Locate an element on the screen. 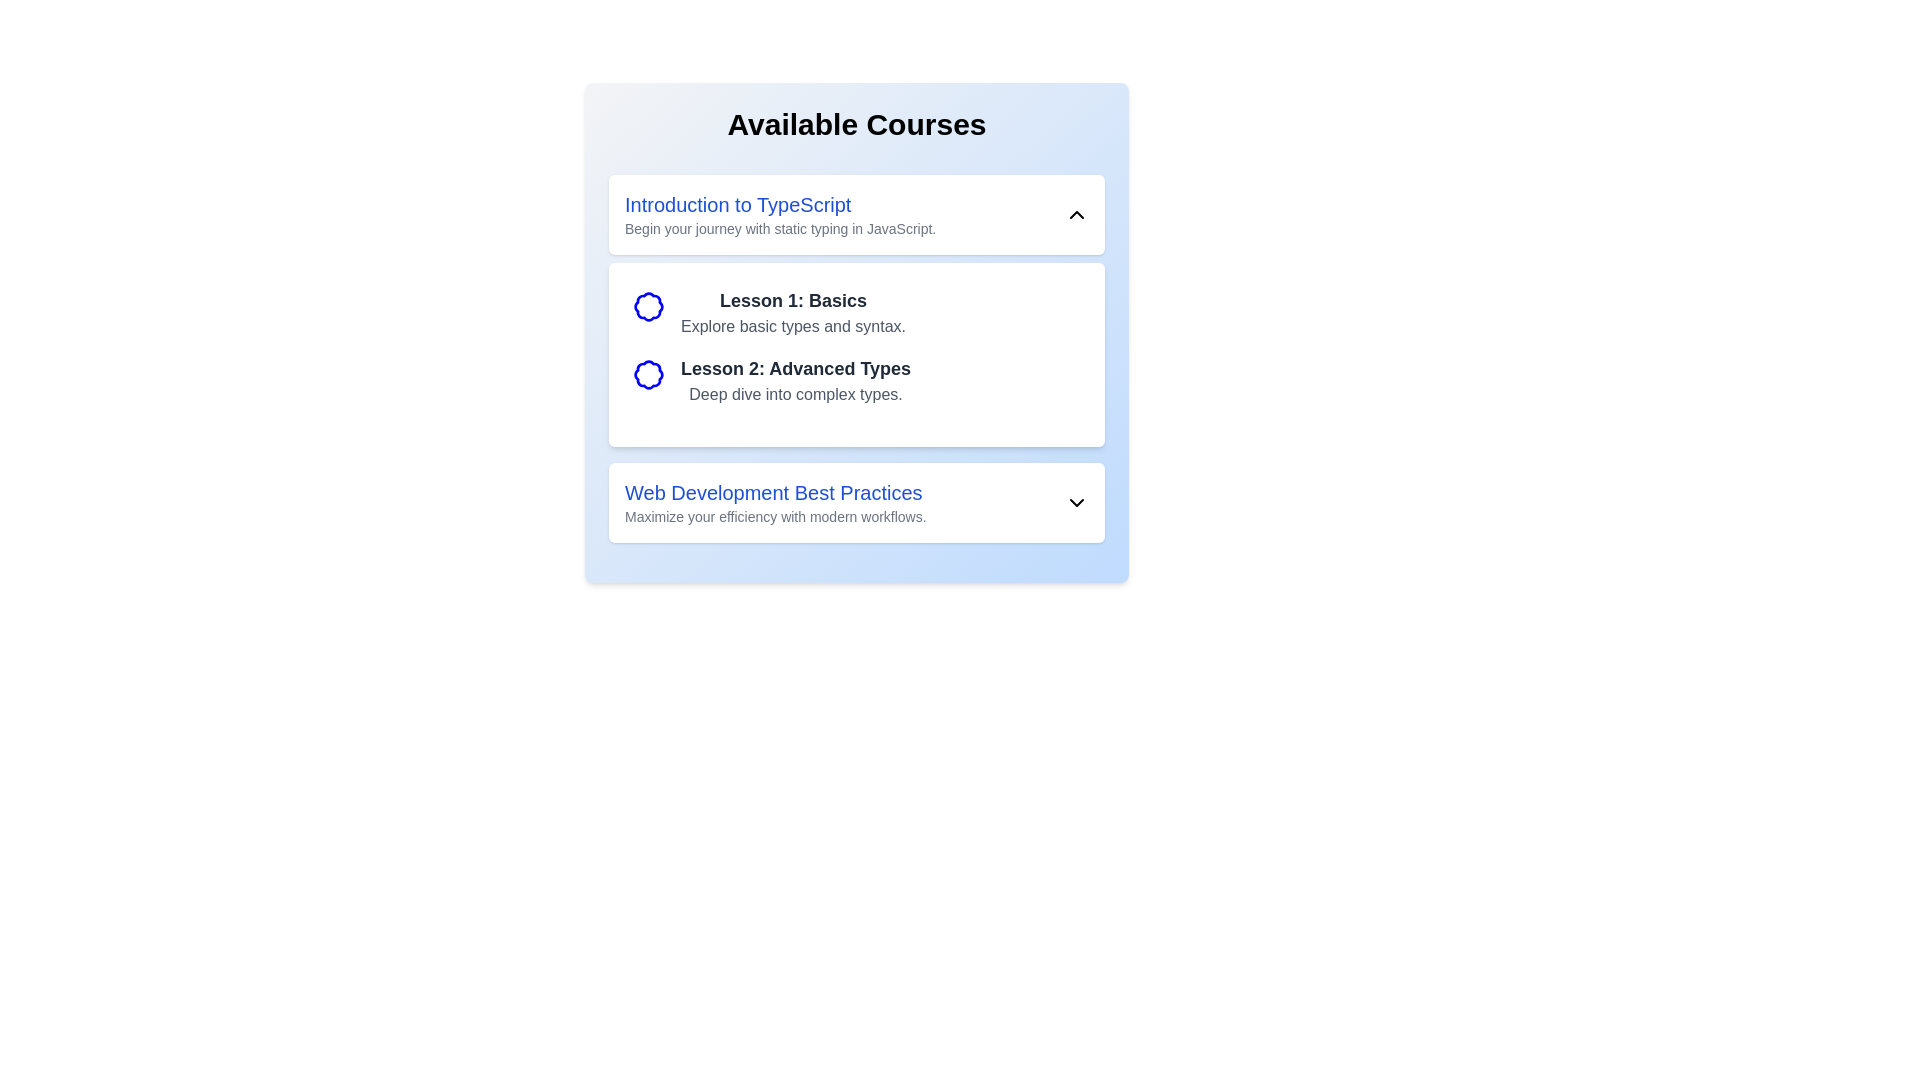  the text label that reads 'Introduction to TypeScript', which is styled in a prominent blue bold font and is positioned at the top of the 'Available Courses' panel is located at coordinates (779, 204).